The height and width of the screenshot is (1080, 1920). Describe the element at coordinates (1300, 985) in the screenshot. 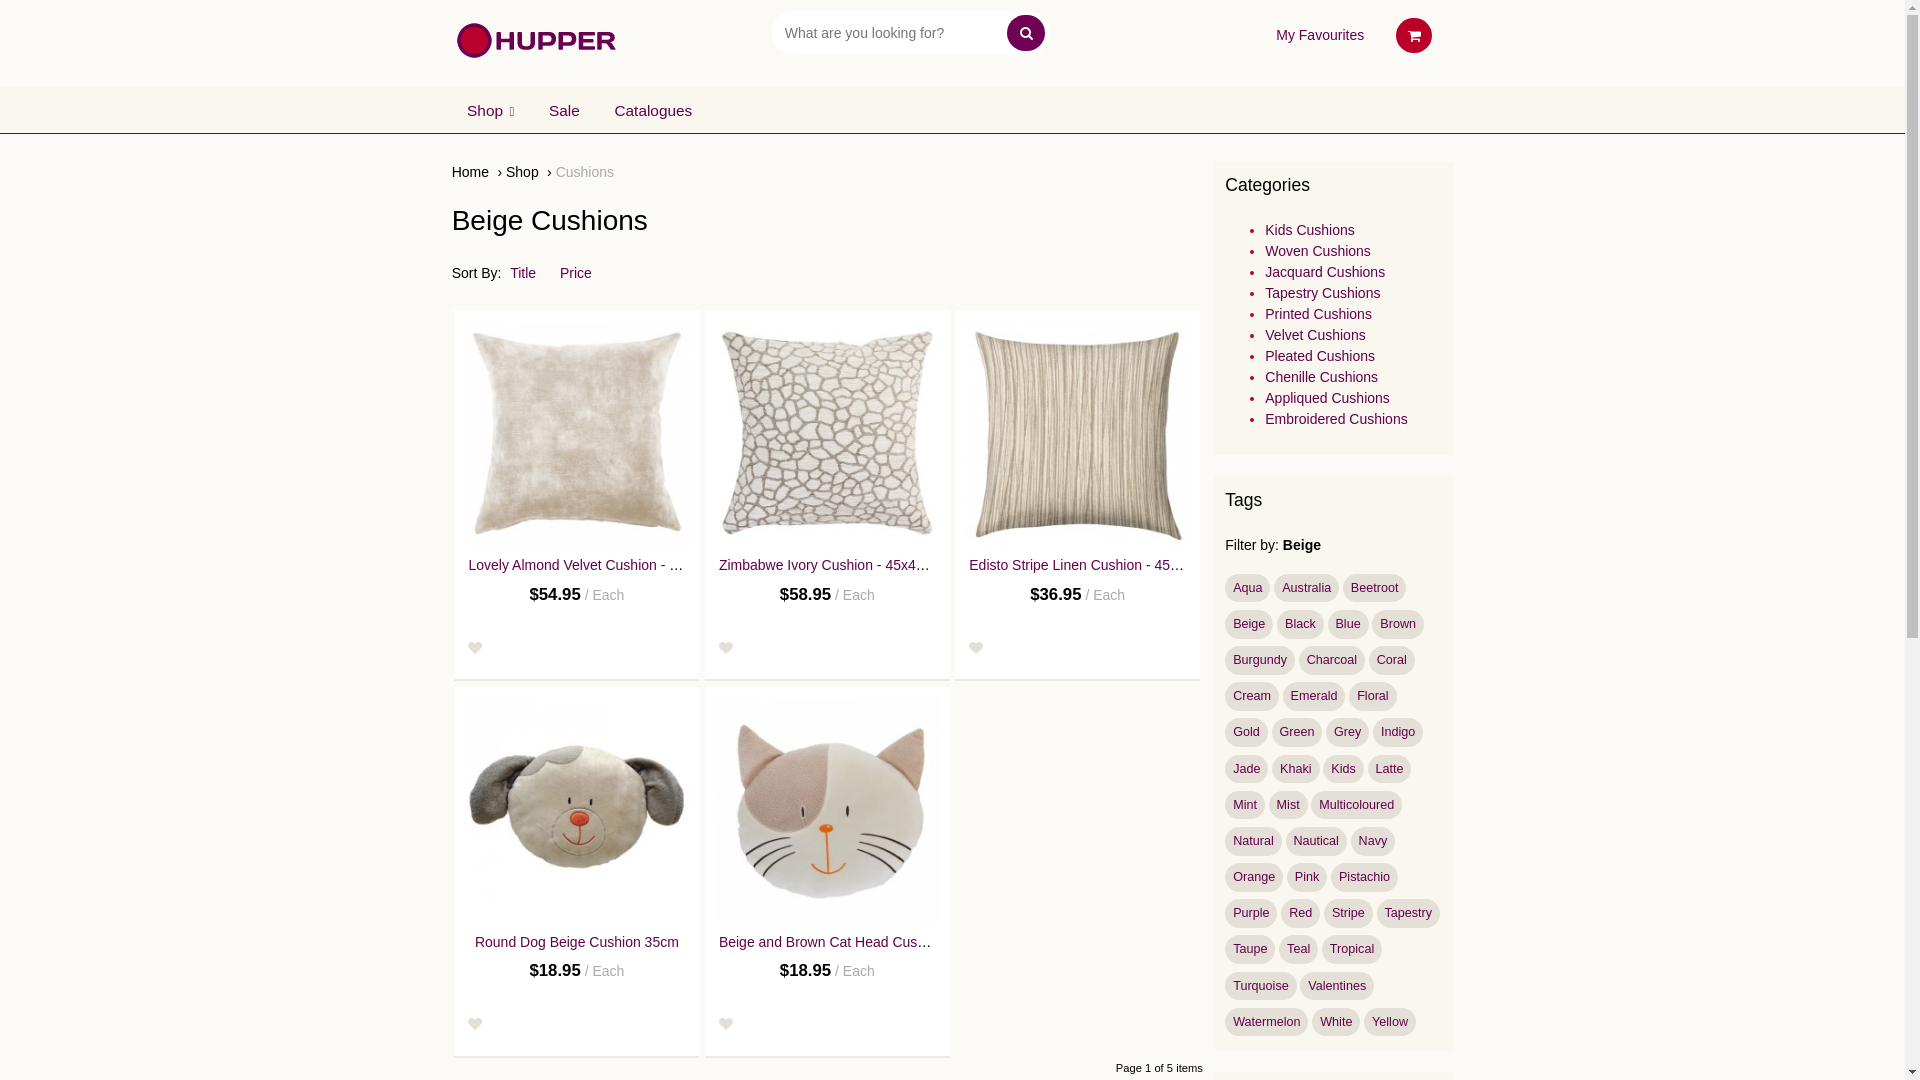

I see `'Valentines'` at that location.